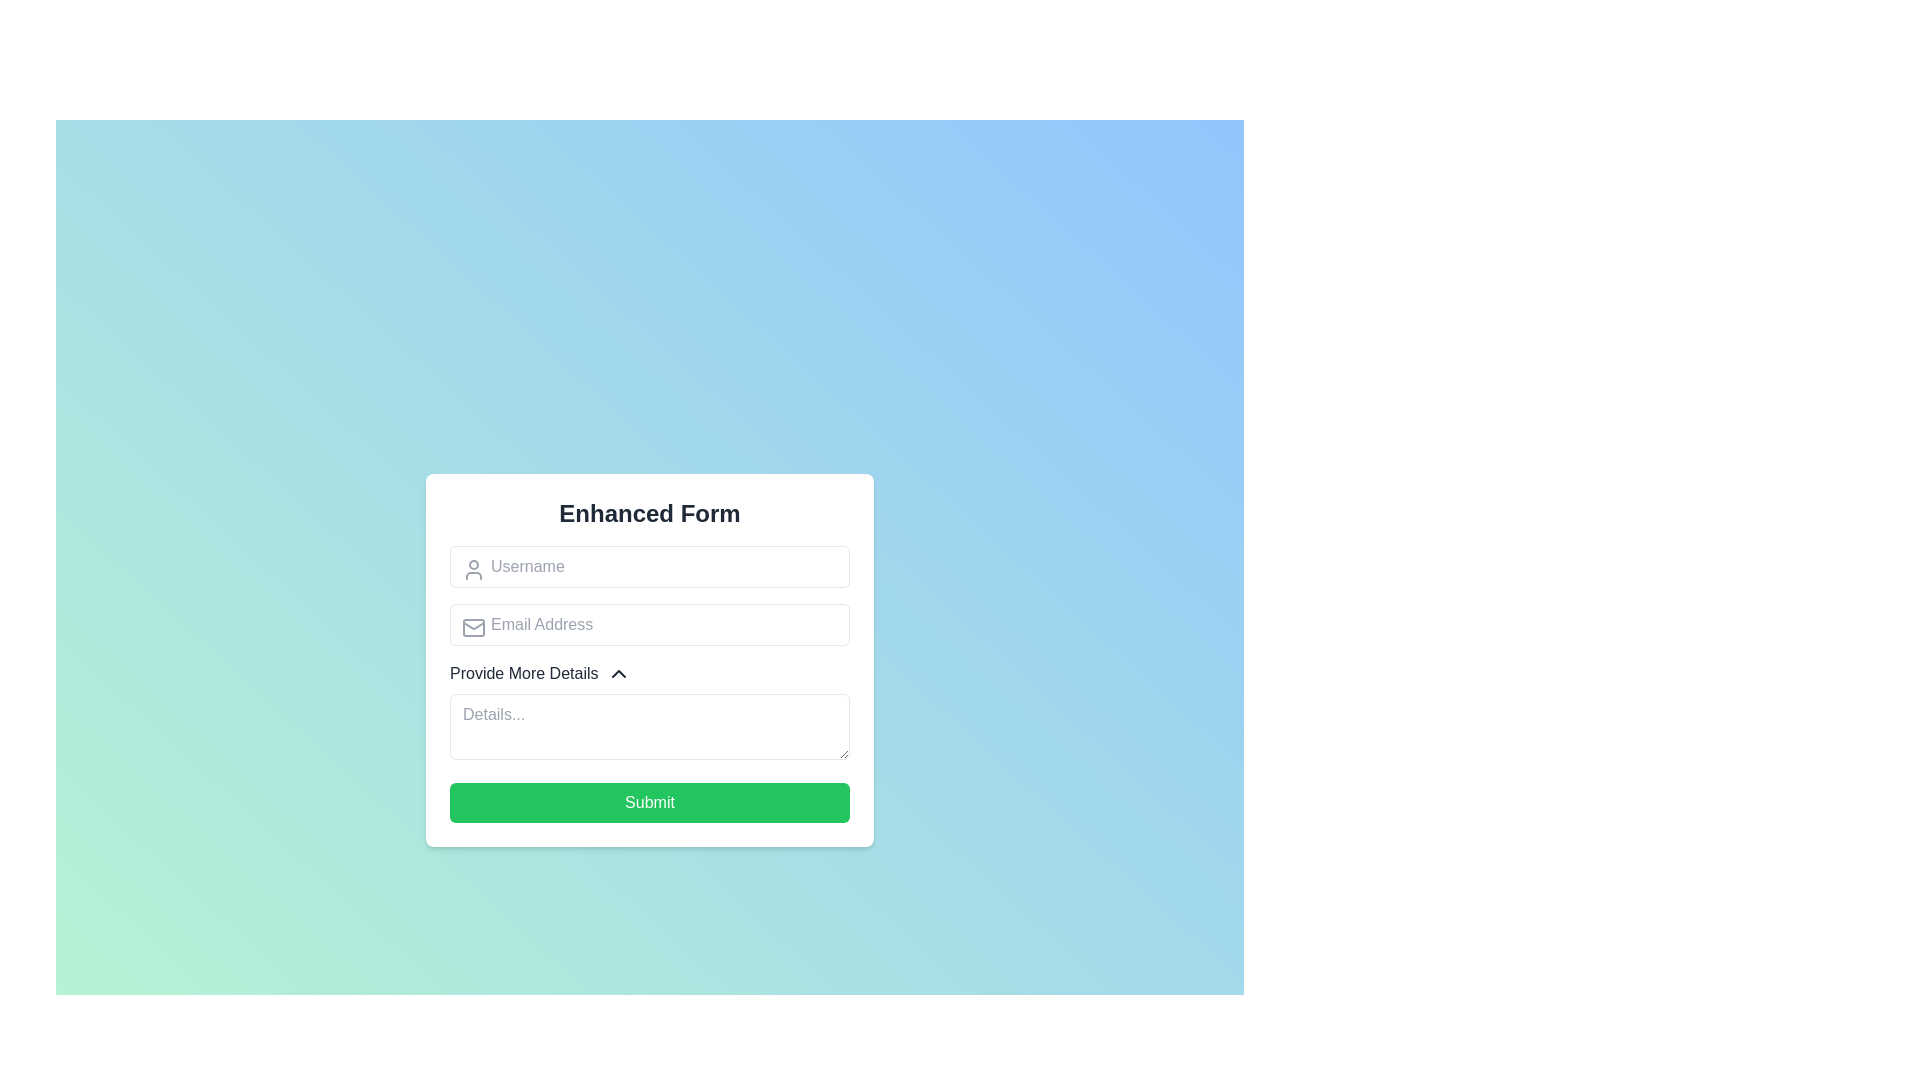 This screenshot has height=1080, width=1920. Describe the element at coordinates (617, 673) in the screenshot. I see `the Chevron icon located to the right of the 'Provide More Details' button, which allows users to expand or collapse additional details` at that location.